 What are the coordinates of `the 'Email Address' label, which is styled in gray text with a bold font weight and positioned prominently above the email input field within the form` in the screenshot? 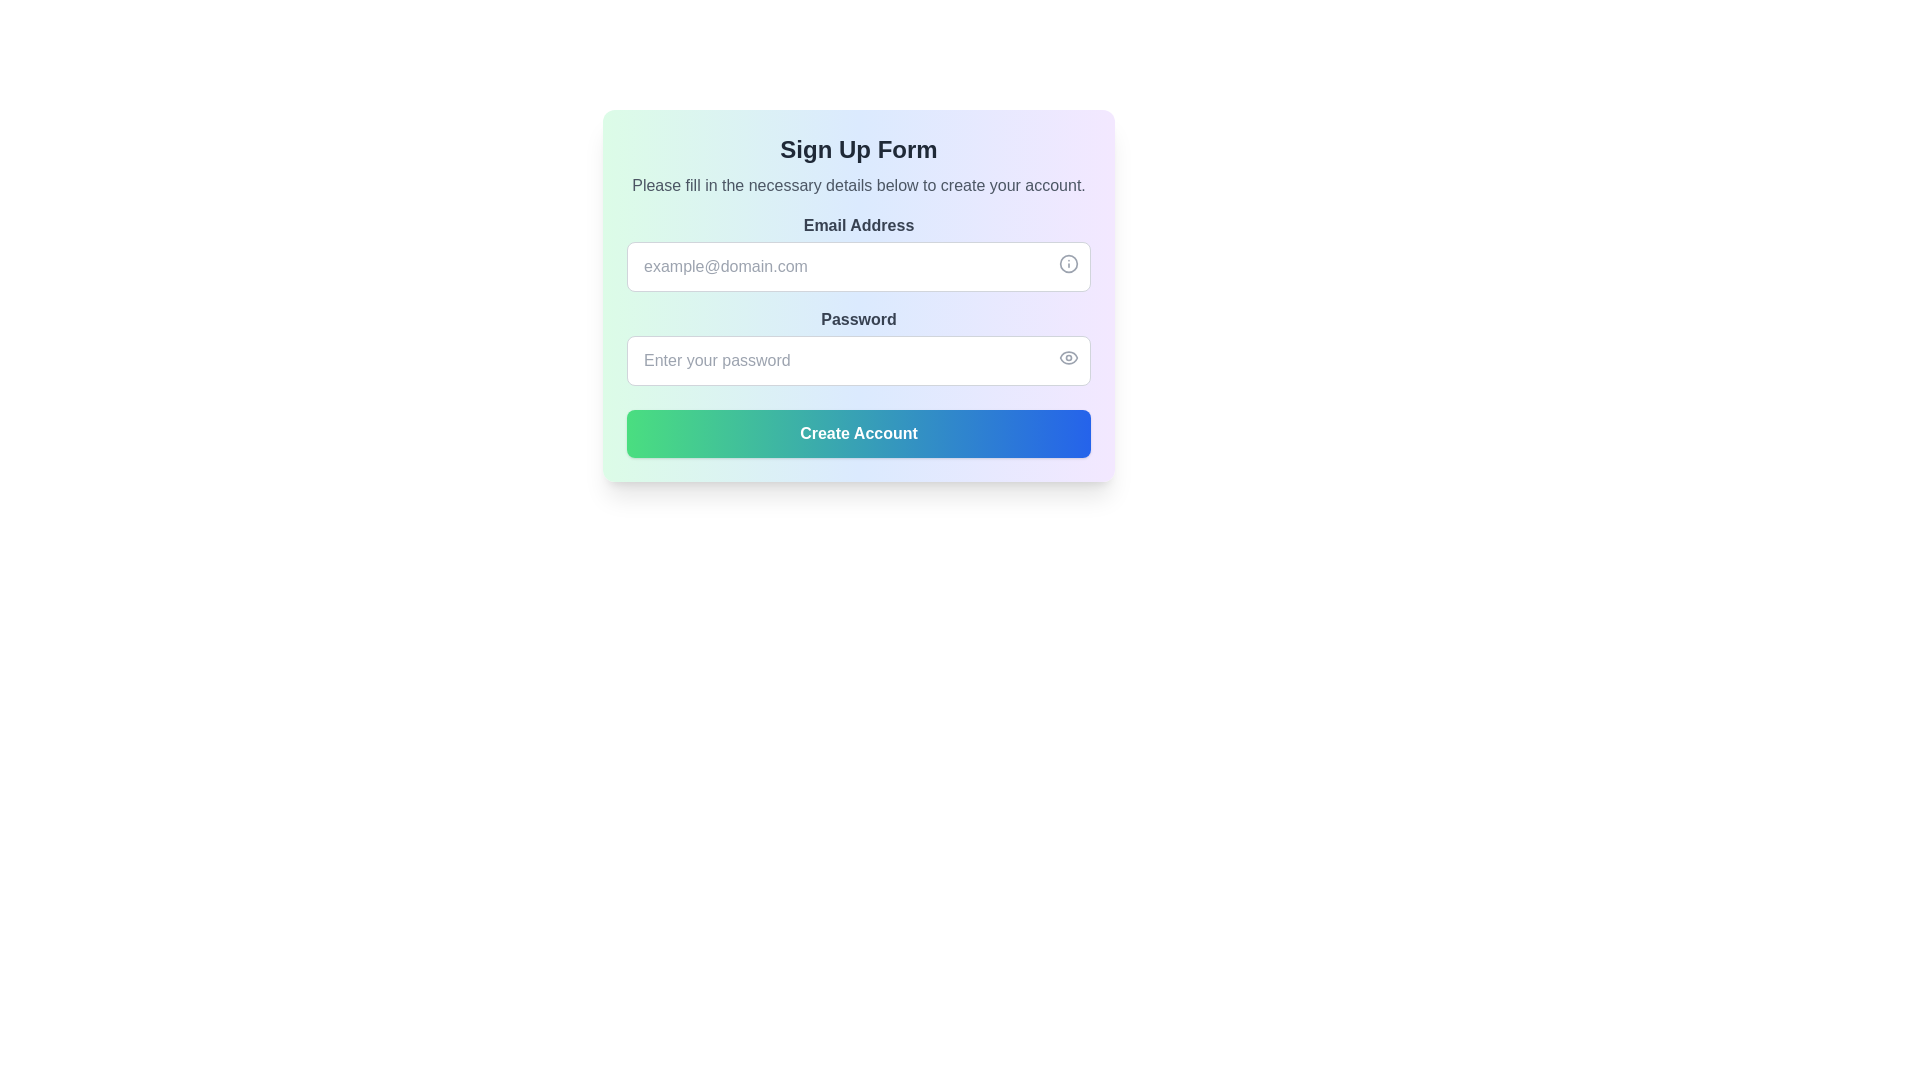 It's located at (859, 225).